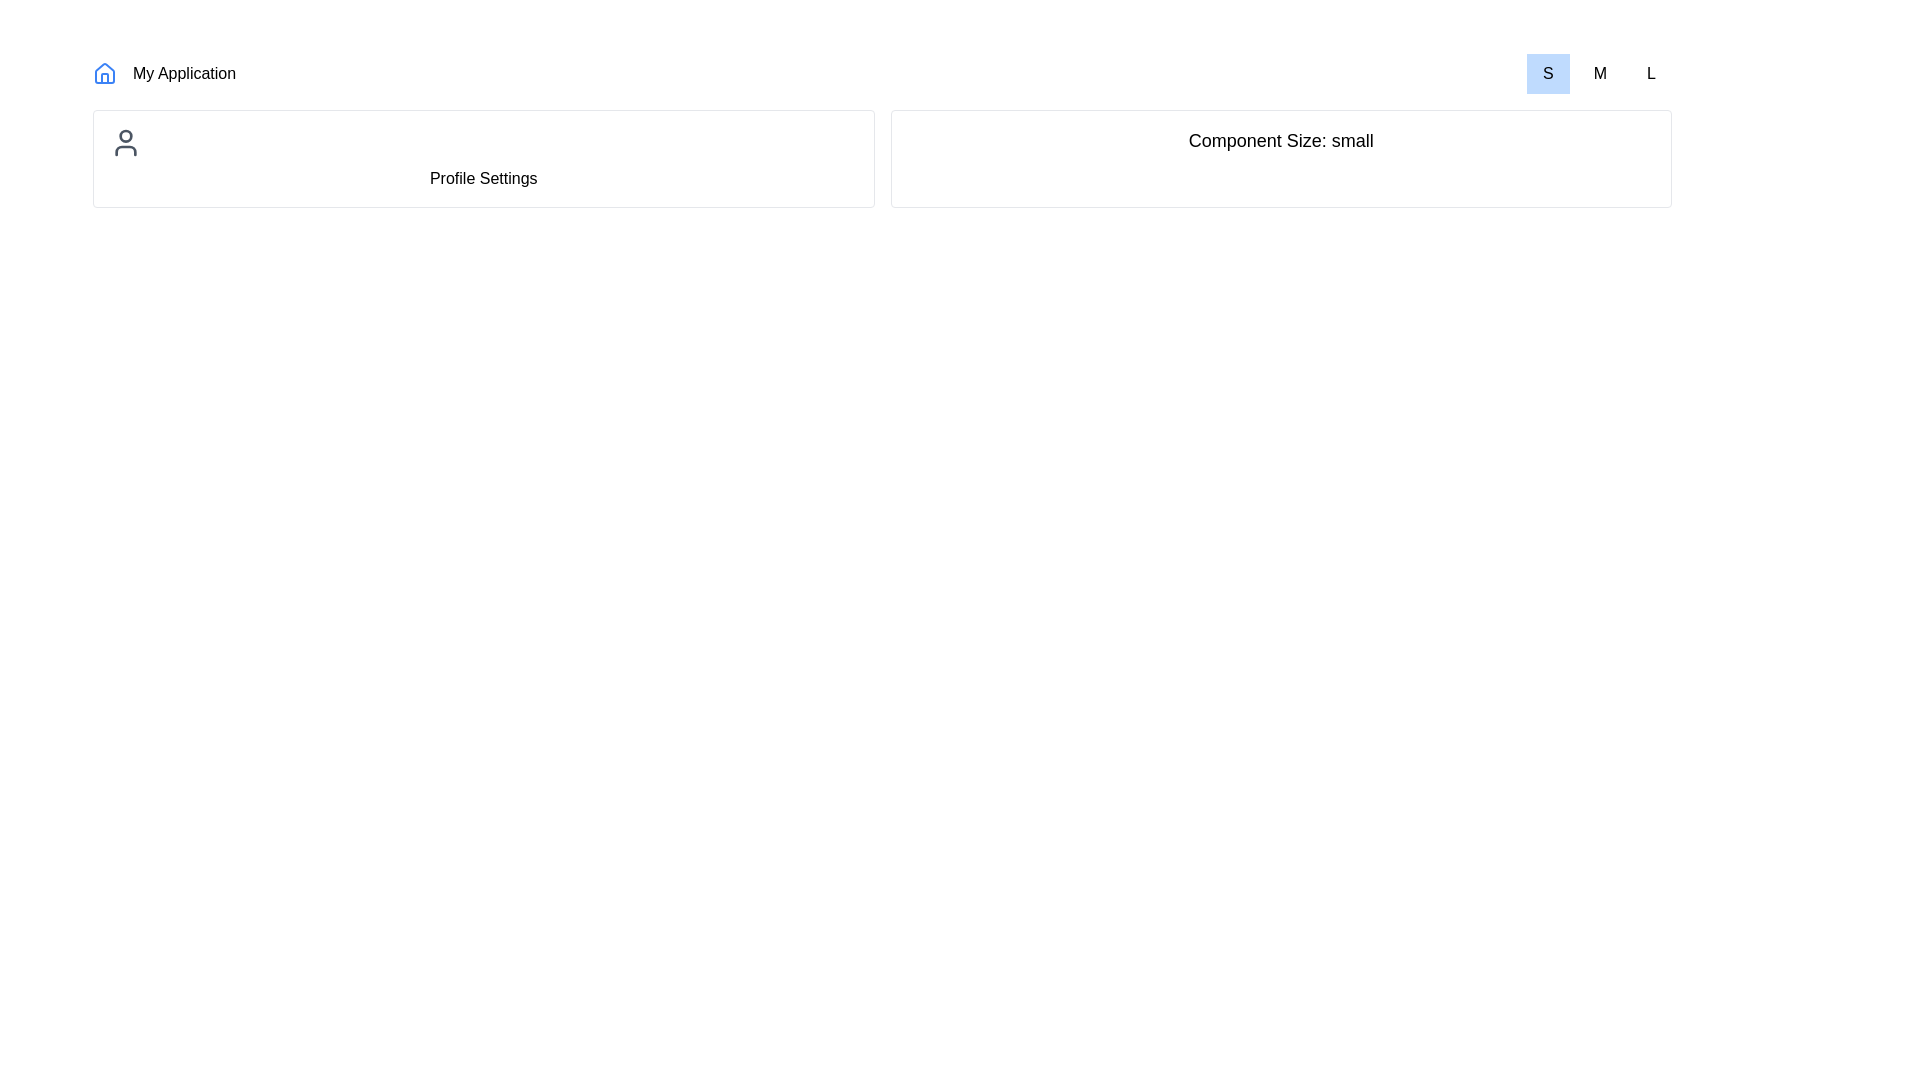 The image size is (1920, 1080). What do you see at coordinates (124, 135) in the screenshot?
I see `the non-interactive visual Circle that forms the head of the user icon, located at the top-center part of the icon` at bounding box center [124, 135].